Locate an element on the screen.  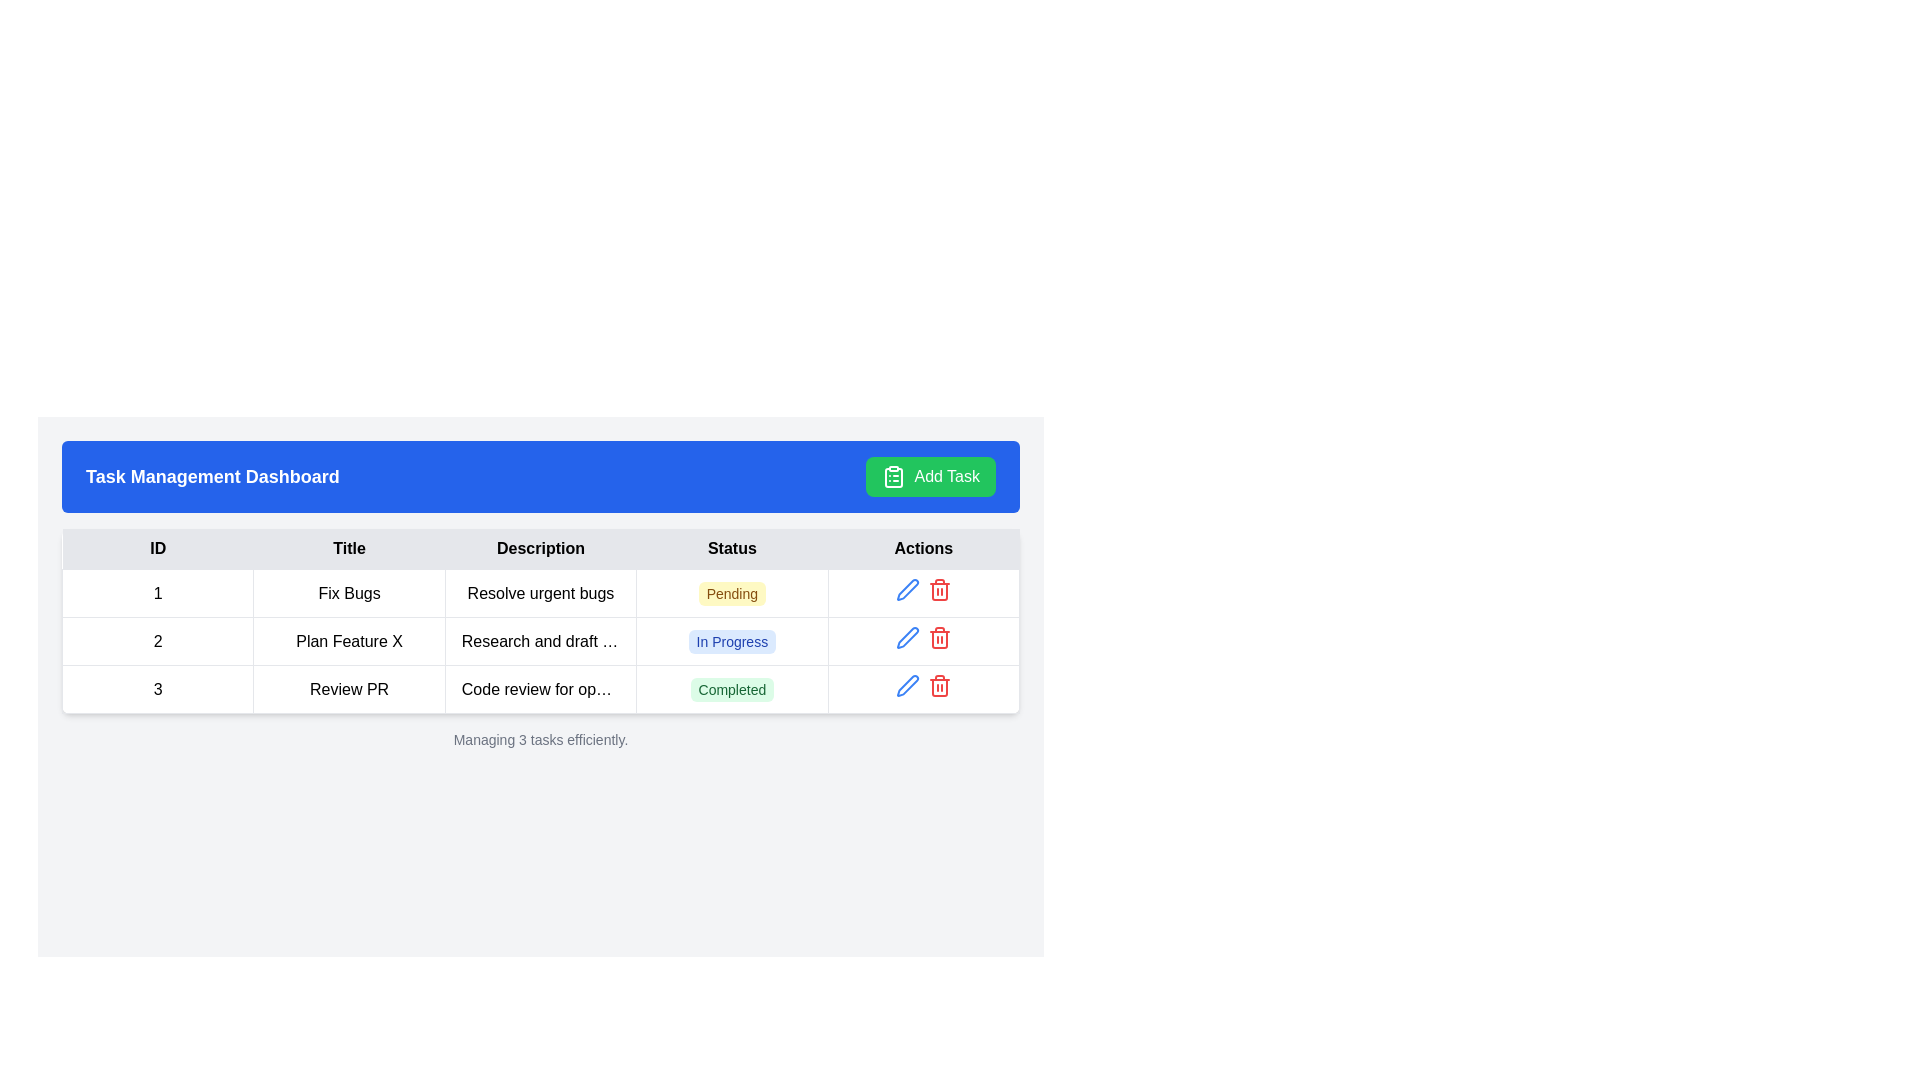
the table cell in the first column of the third row is located at coordinates (157, 688).